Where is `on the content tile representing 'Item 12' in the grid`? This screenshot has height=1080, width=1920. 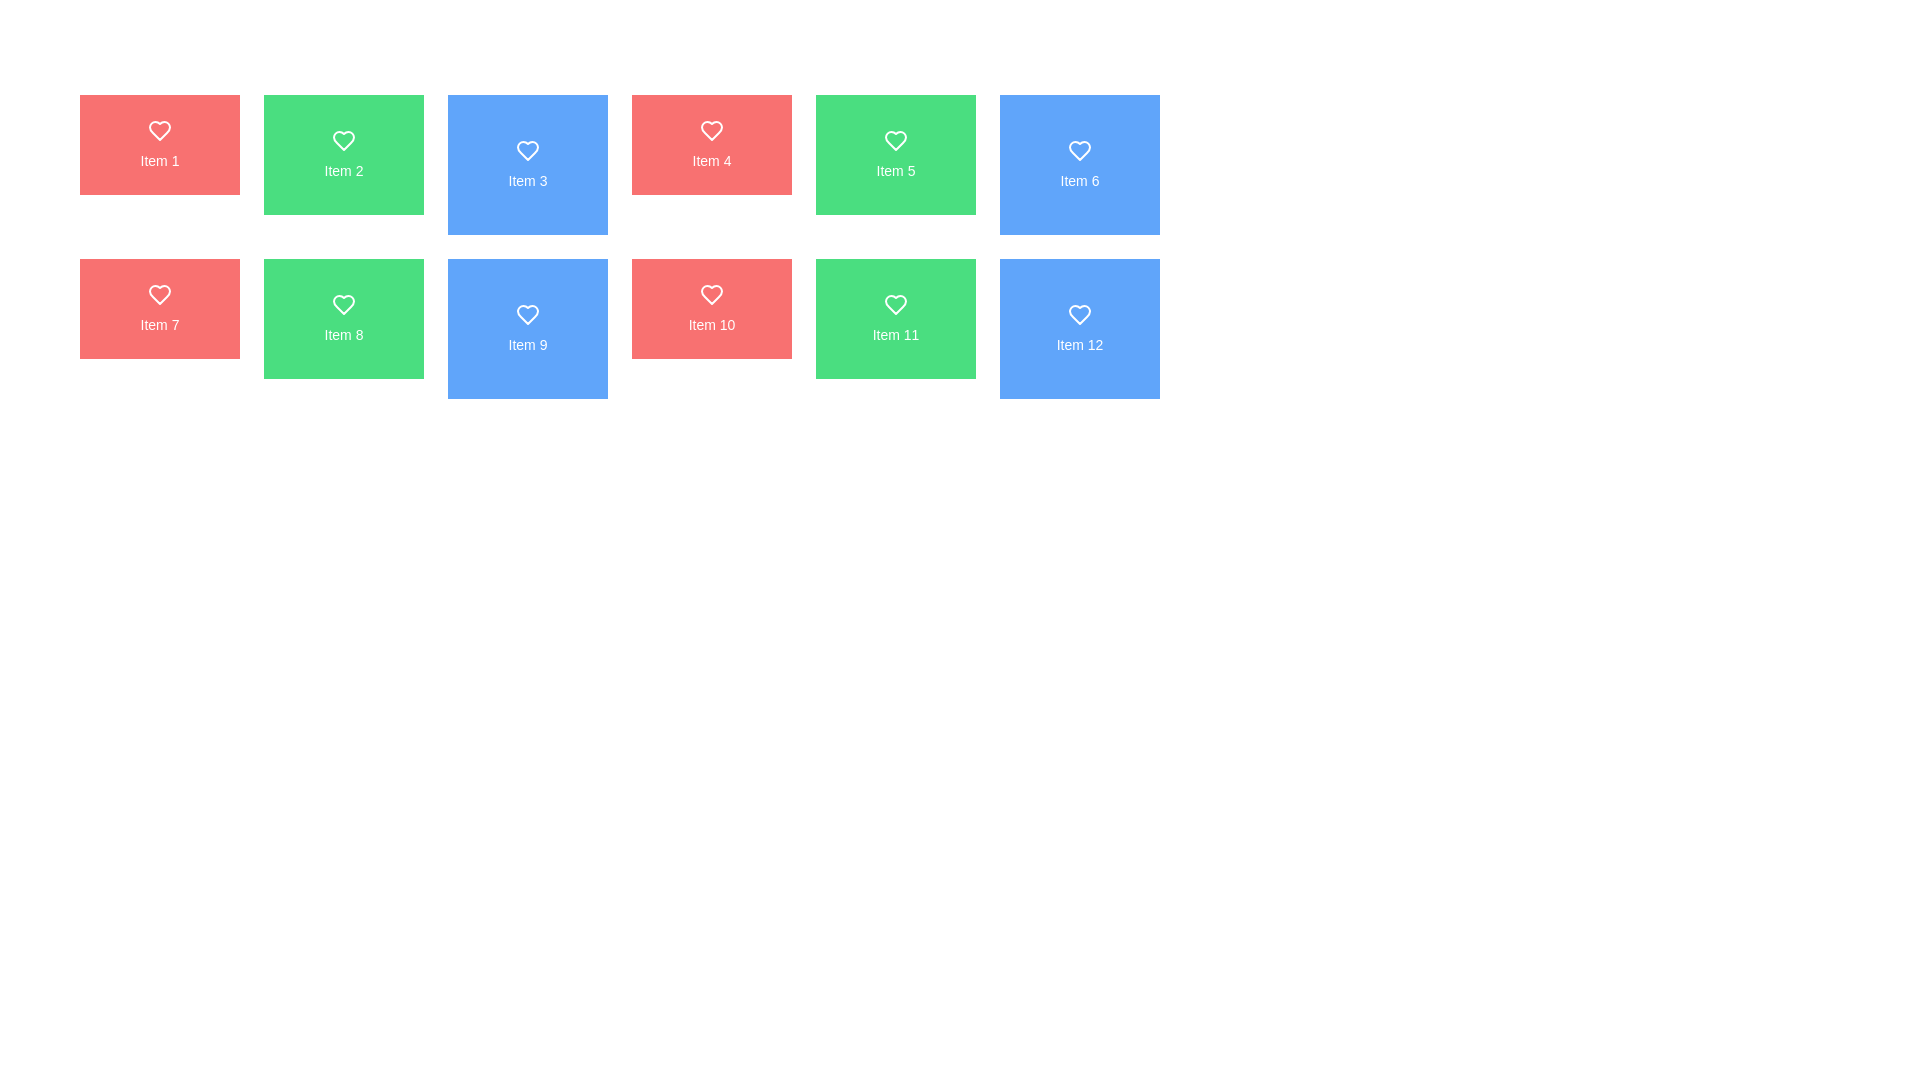
on the content tile representing 'Item 12' in the grid is located at coordinates (1079, 327).